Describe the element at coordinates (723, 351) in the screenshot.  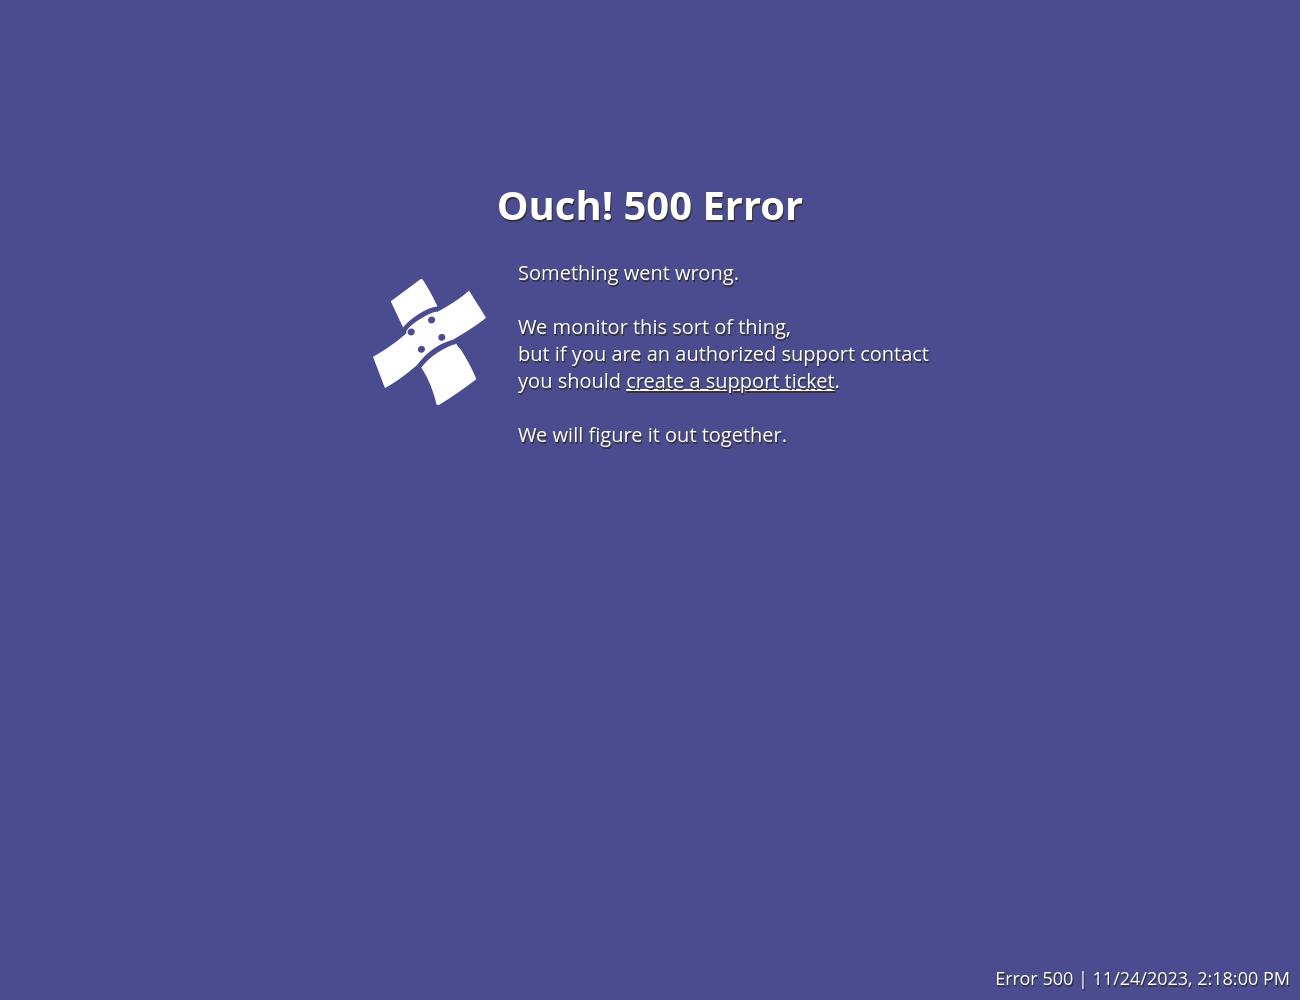
I see `'but if you are an authorized support contact'` at that location.